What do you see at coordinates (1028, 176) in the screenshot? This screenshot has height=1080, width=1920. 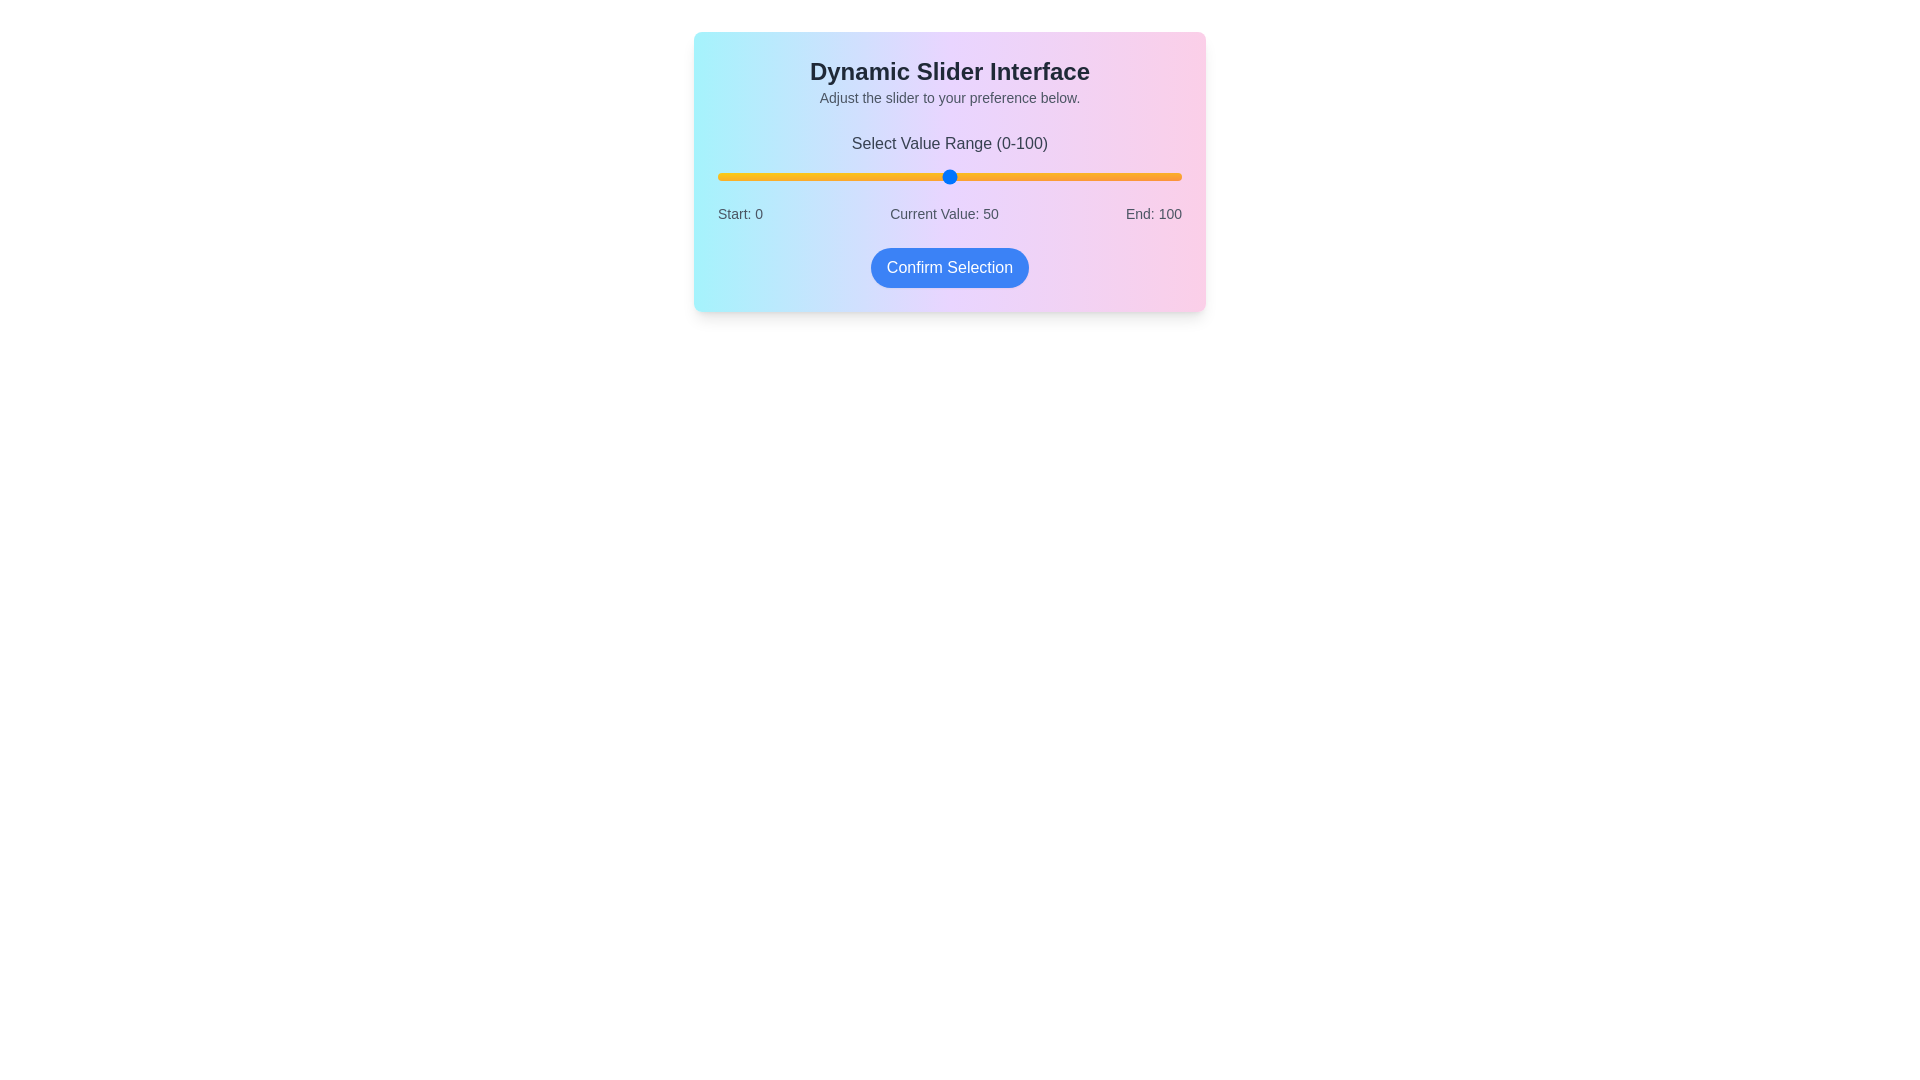 I see `the slider to set the value to 67` at bounding box center [1028, 176].